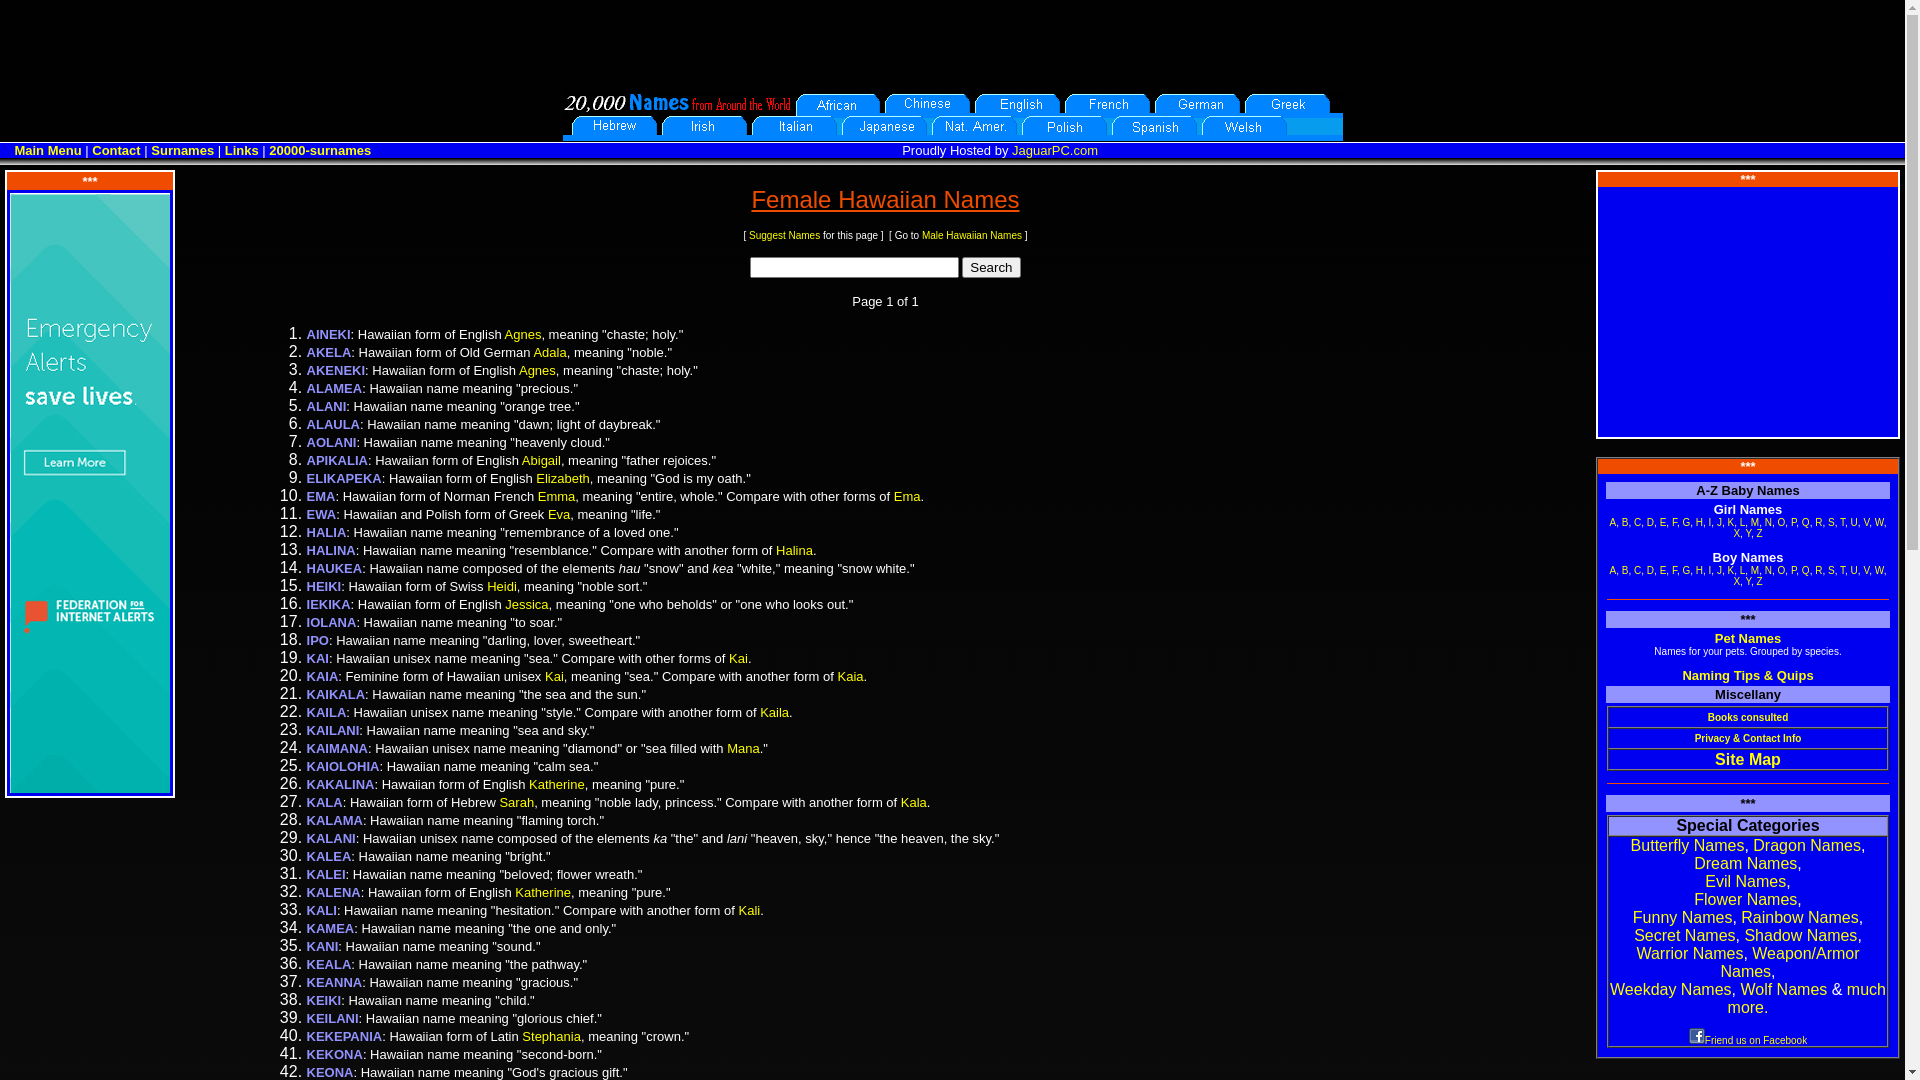 The height and width of the screenshot is (1080, 1920). I want to click on 'Y', so click(1747, 581).